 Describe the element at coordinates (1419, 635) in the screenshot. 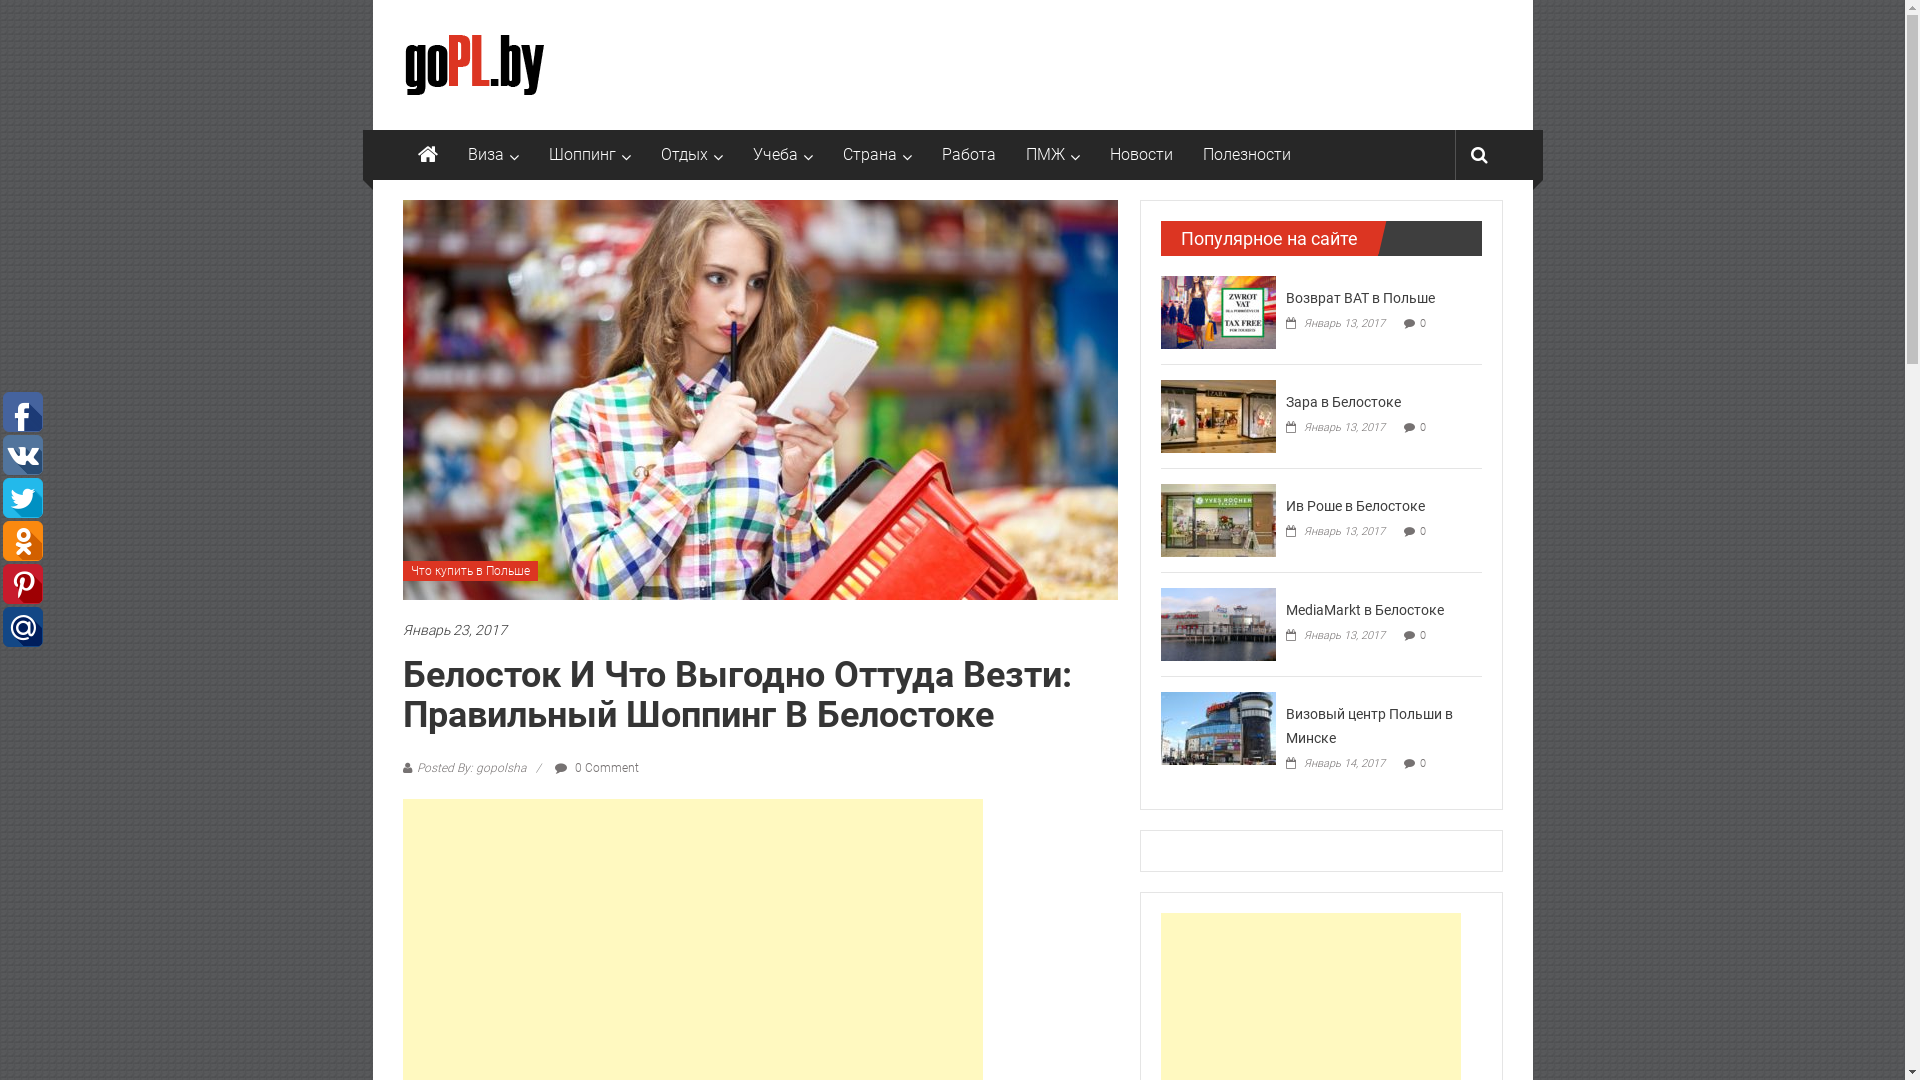

I see `'0'` at that location.